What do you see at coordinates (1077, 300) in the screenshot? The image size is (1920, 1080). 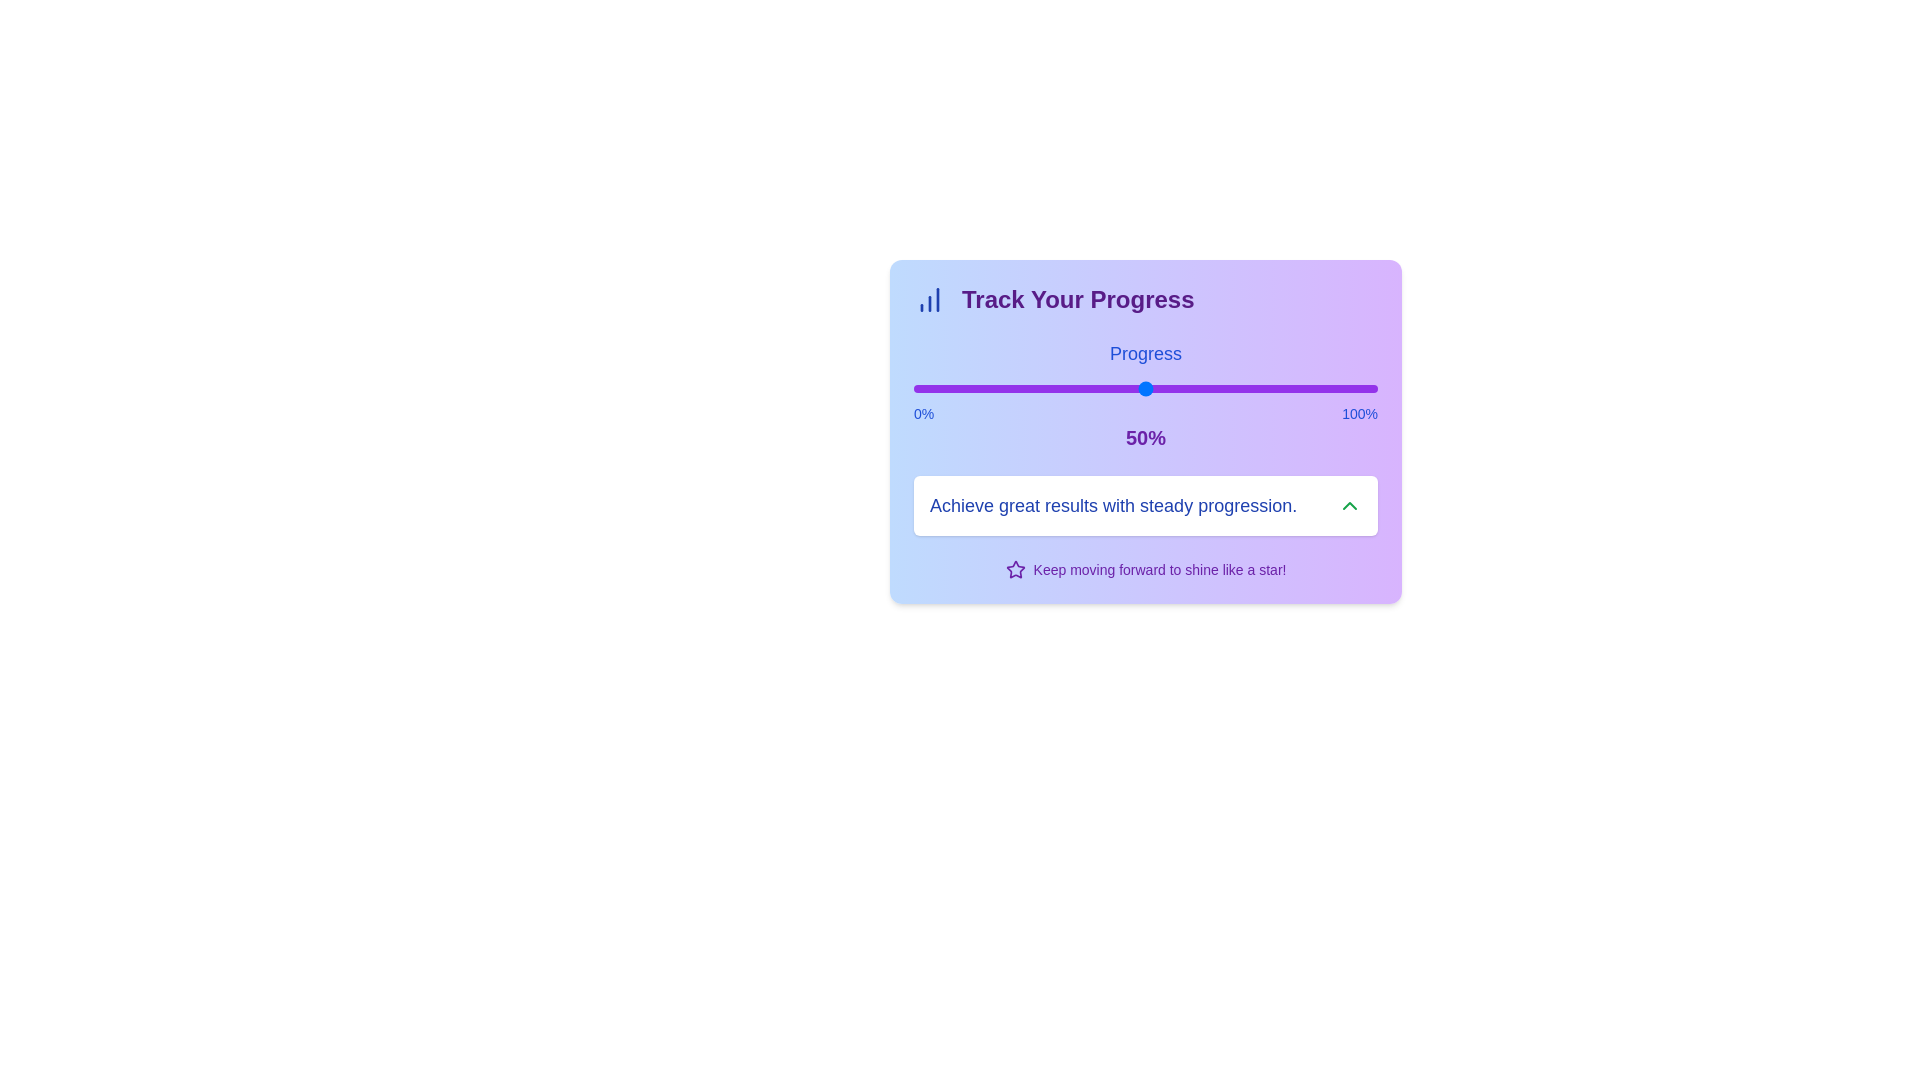 I see `the bold, large-sized header text 'Track Your Progress' that is prominently displayed in purple color, located in the upper section of the interface above the progress bar` at bounding box center [1077, 300].